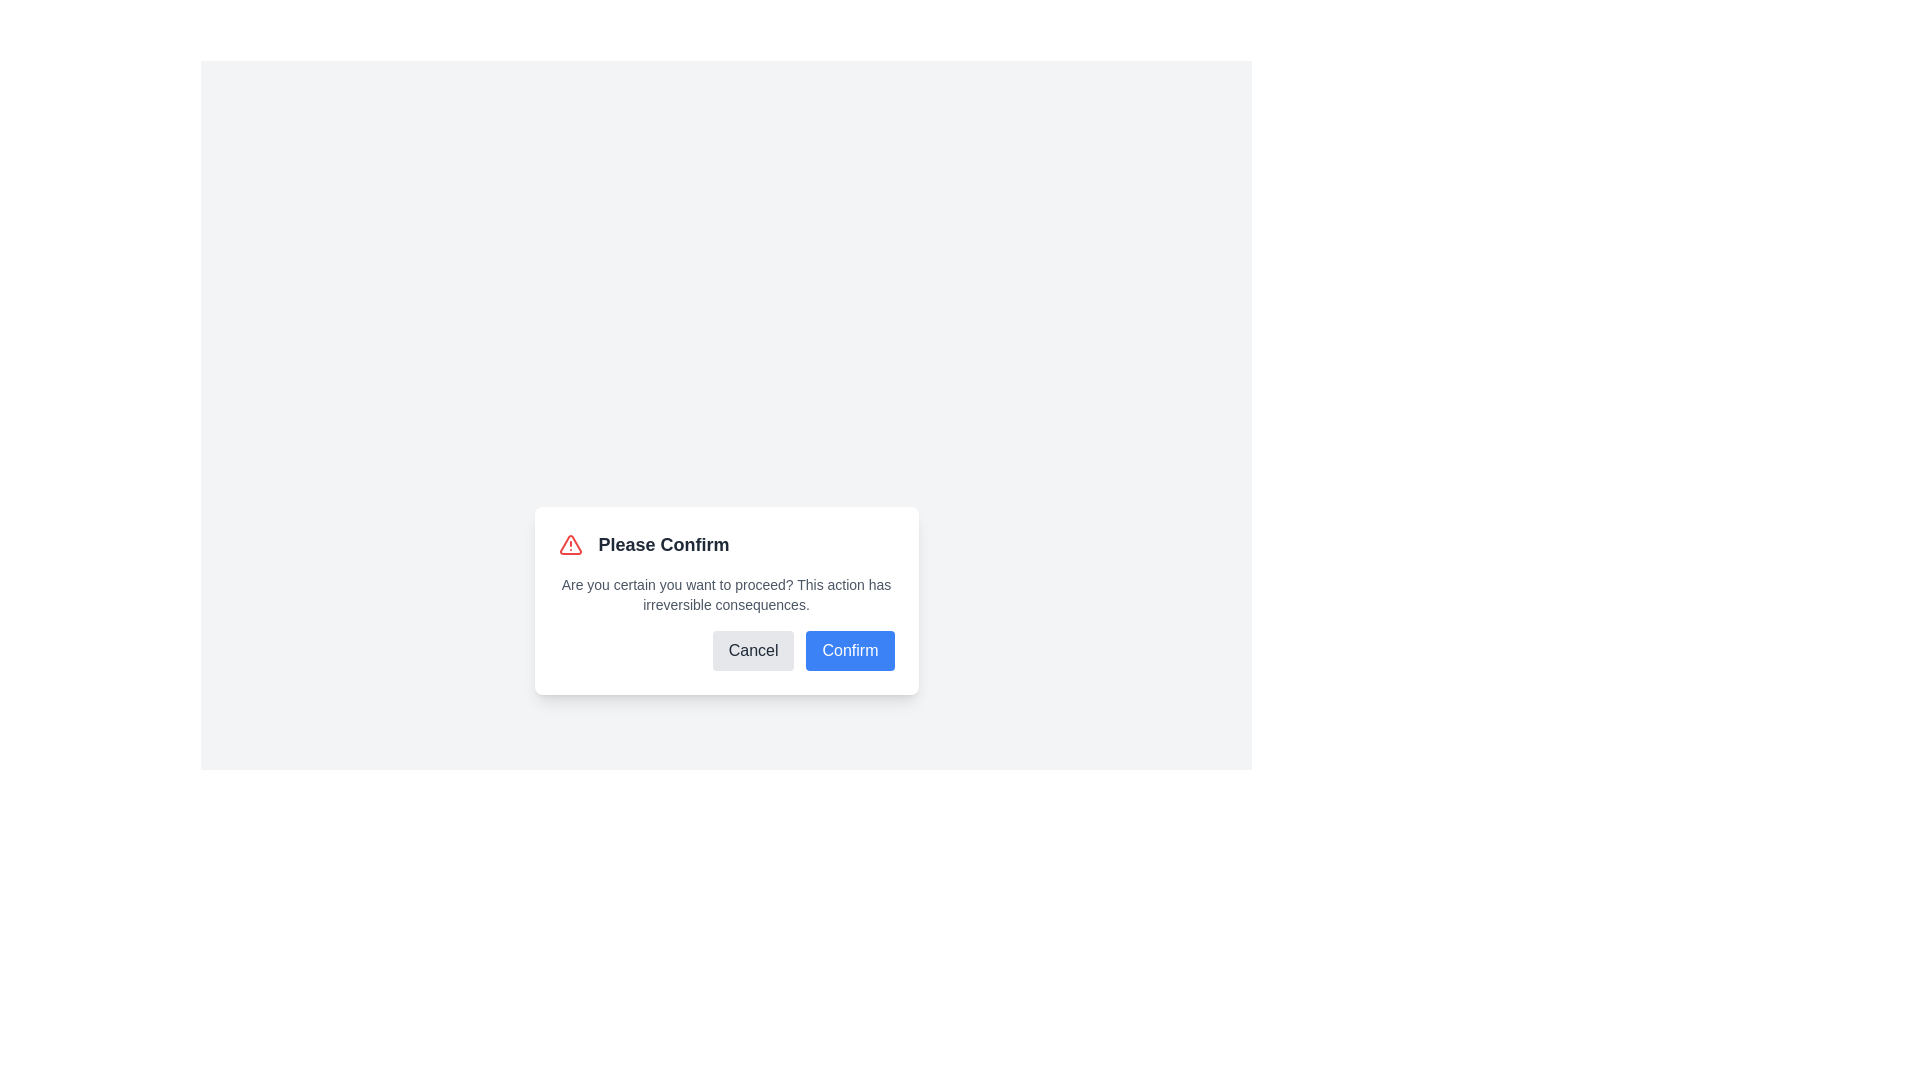  What do you see at coordinates (569, 544) in the screenshot?
I see `the warning icon that precedes the text 'Please Confirm'` at bounding box center [569, 544].